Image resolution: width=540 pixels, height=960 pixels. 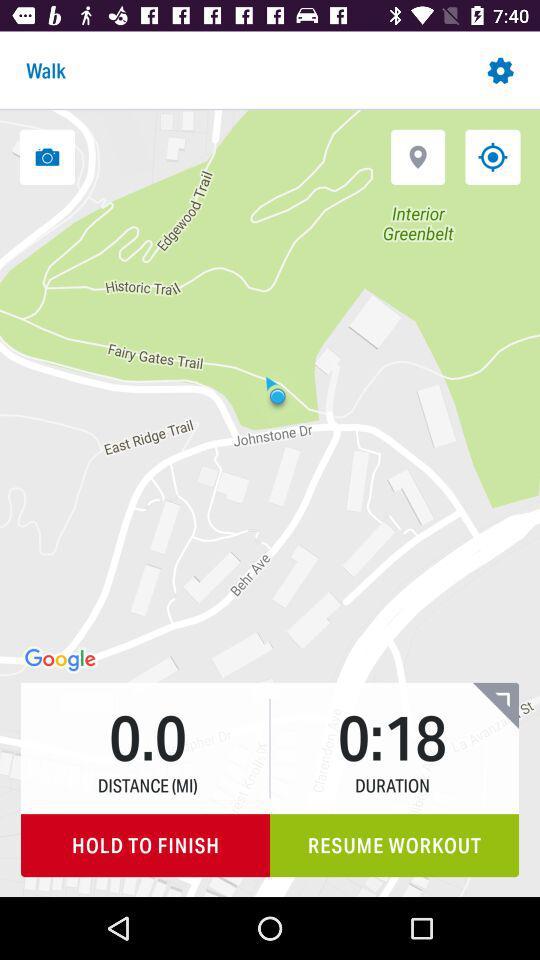 What do you see at coordinates (394, 844) in the screenshot?
I see `the resume workout item` at bounding box center [394, 844].